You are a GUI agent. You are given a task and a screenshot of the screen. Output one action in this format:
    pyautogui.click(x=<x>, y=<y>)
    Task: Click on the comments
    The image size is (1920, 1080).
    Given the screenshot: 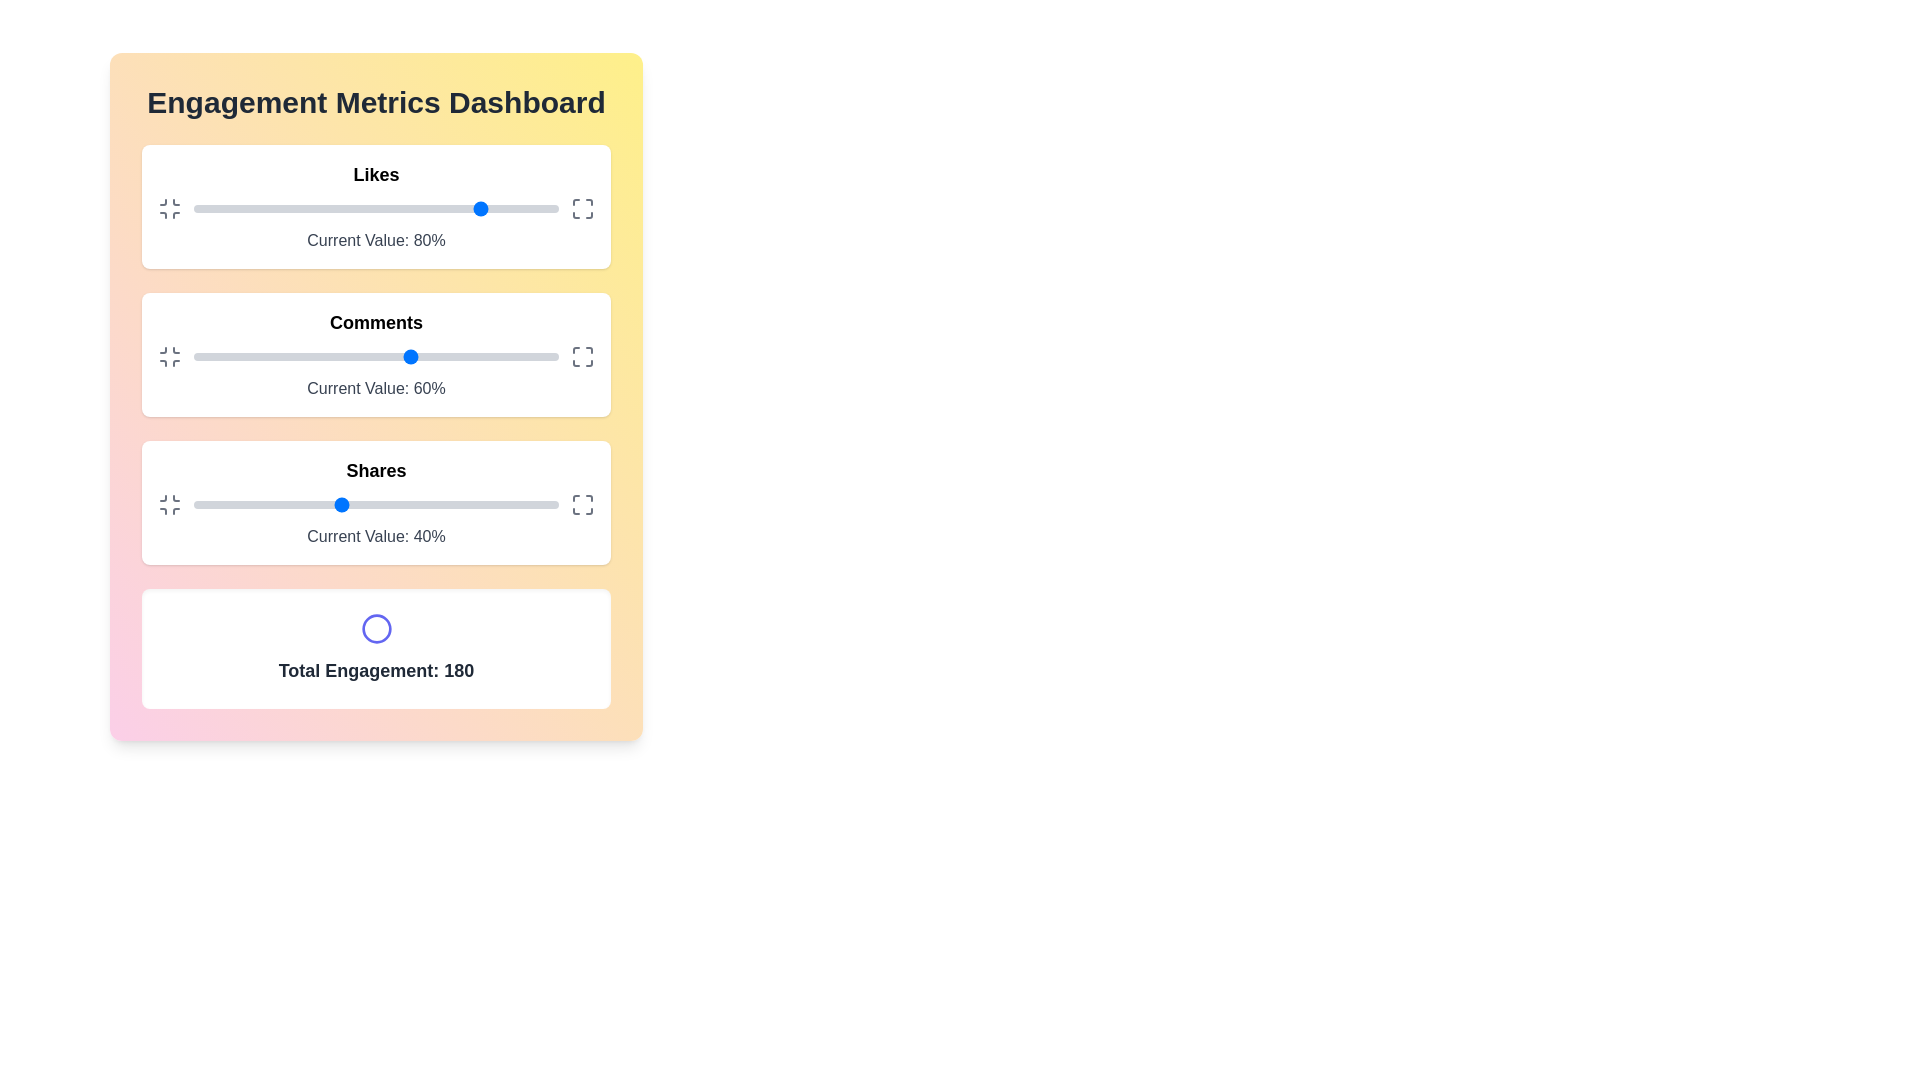 What is the action you would take?
    pyautogui.click(x=295, y=356)
    